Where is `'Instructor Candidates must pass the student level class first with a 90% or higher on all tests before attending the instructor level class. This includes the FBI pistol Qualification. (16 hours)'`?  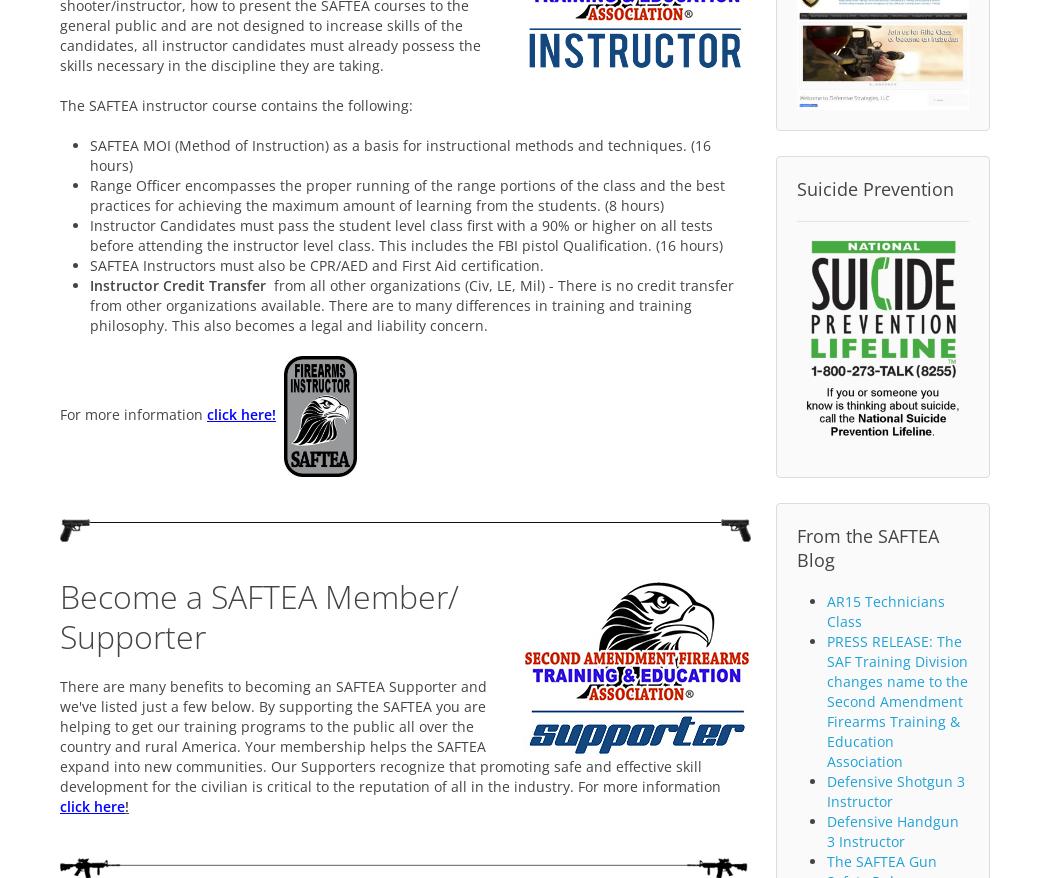
'Instructor Candidates must pass the student level class first with a 90% or higher on all tests before attending the instructor level class. This includes the FBI pistol Qualification. (16 hours)' is located at coordinates (89, 234).